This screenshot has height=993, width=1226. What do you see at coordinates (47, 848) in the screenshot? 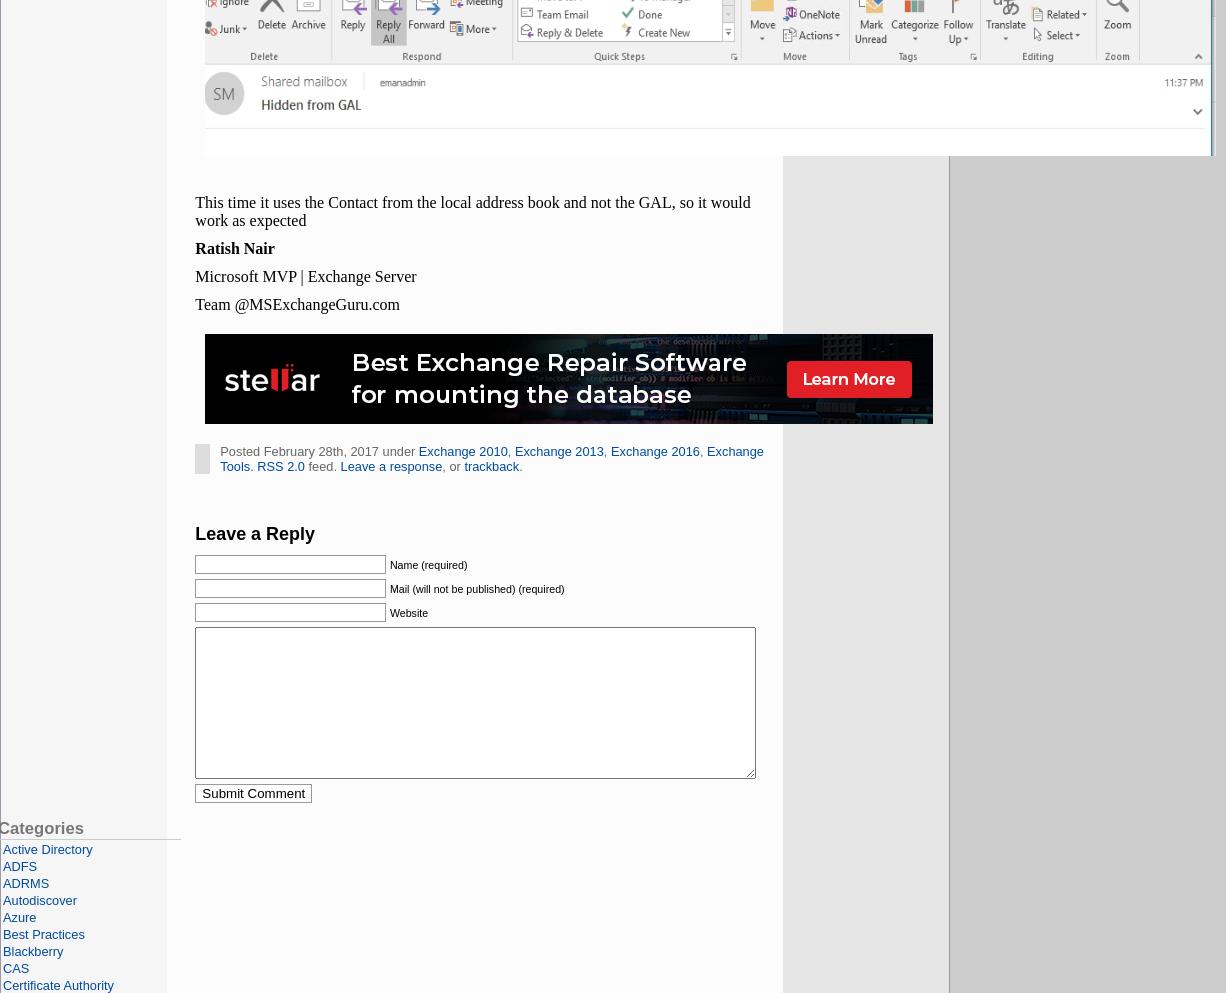
I see `'Active Directory'` at bounding box center [47, 848].